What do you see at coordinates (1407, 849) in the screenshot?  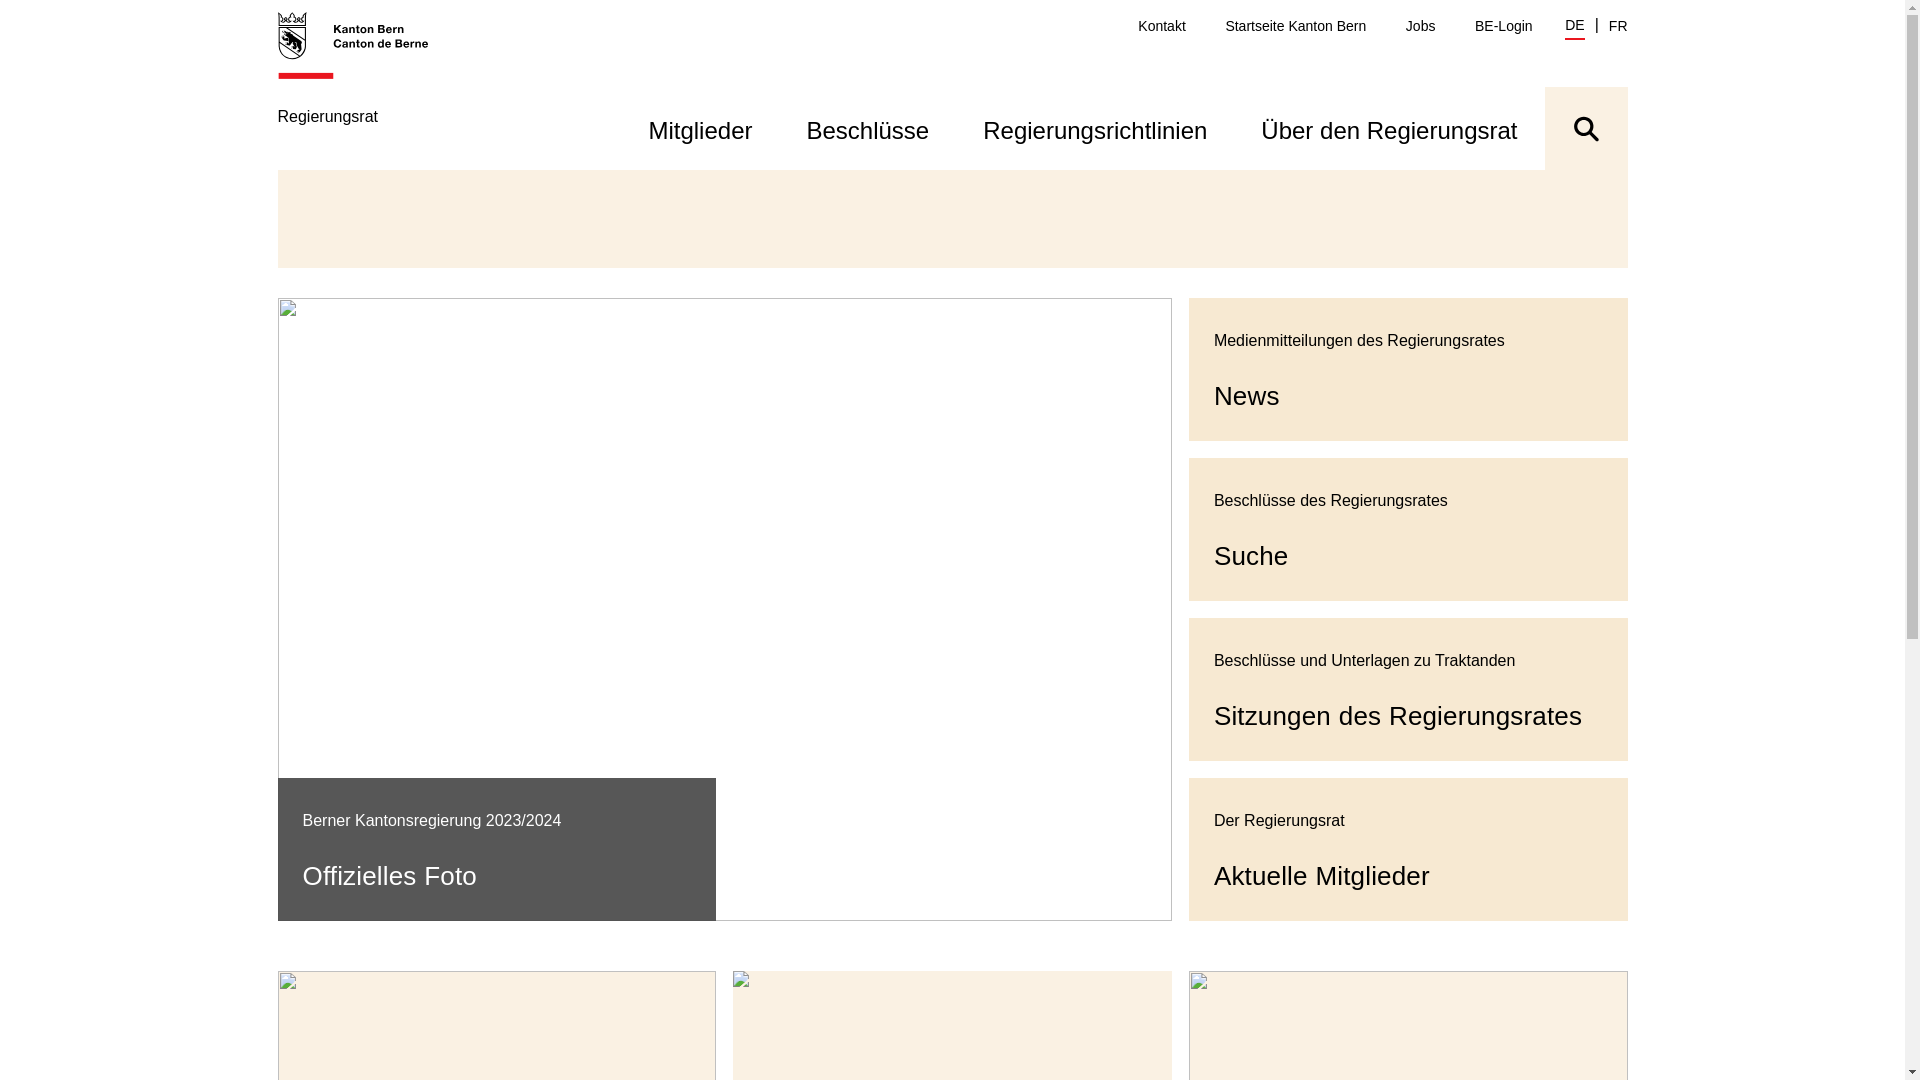 I see `'Aktuelle Mitglieder` at bounding box center [1407, 849].